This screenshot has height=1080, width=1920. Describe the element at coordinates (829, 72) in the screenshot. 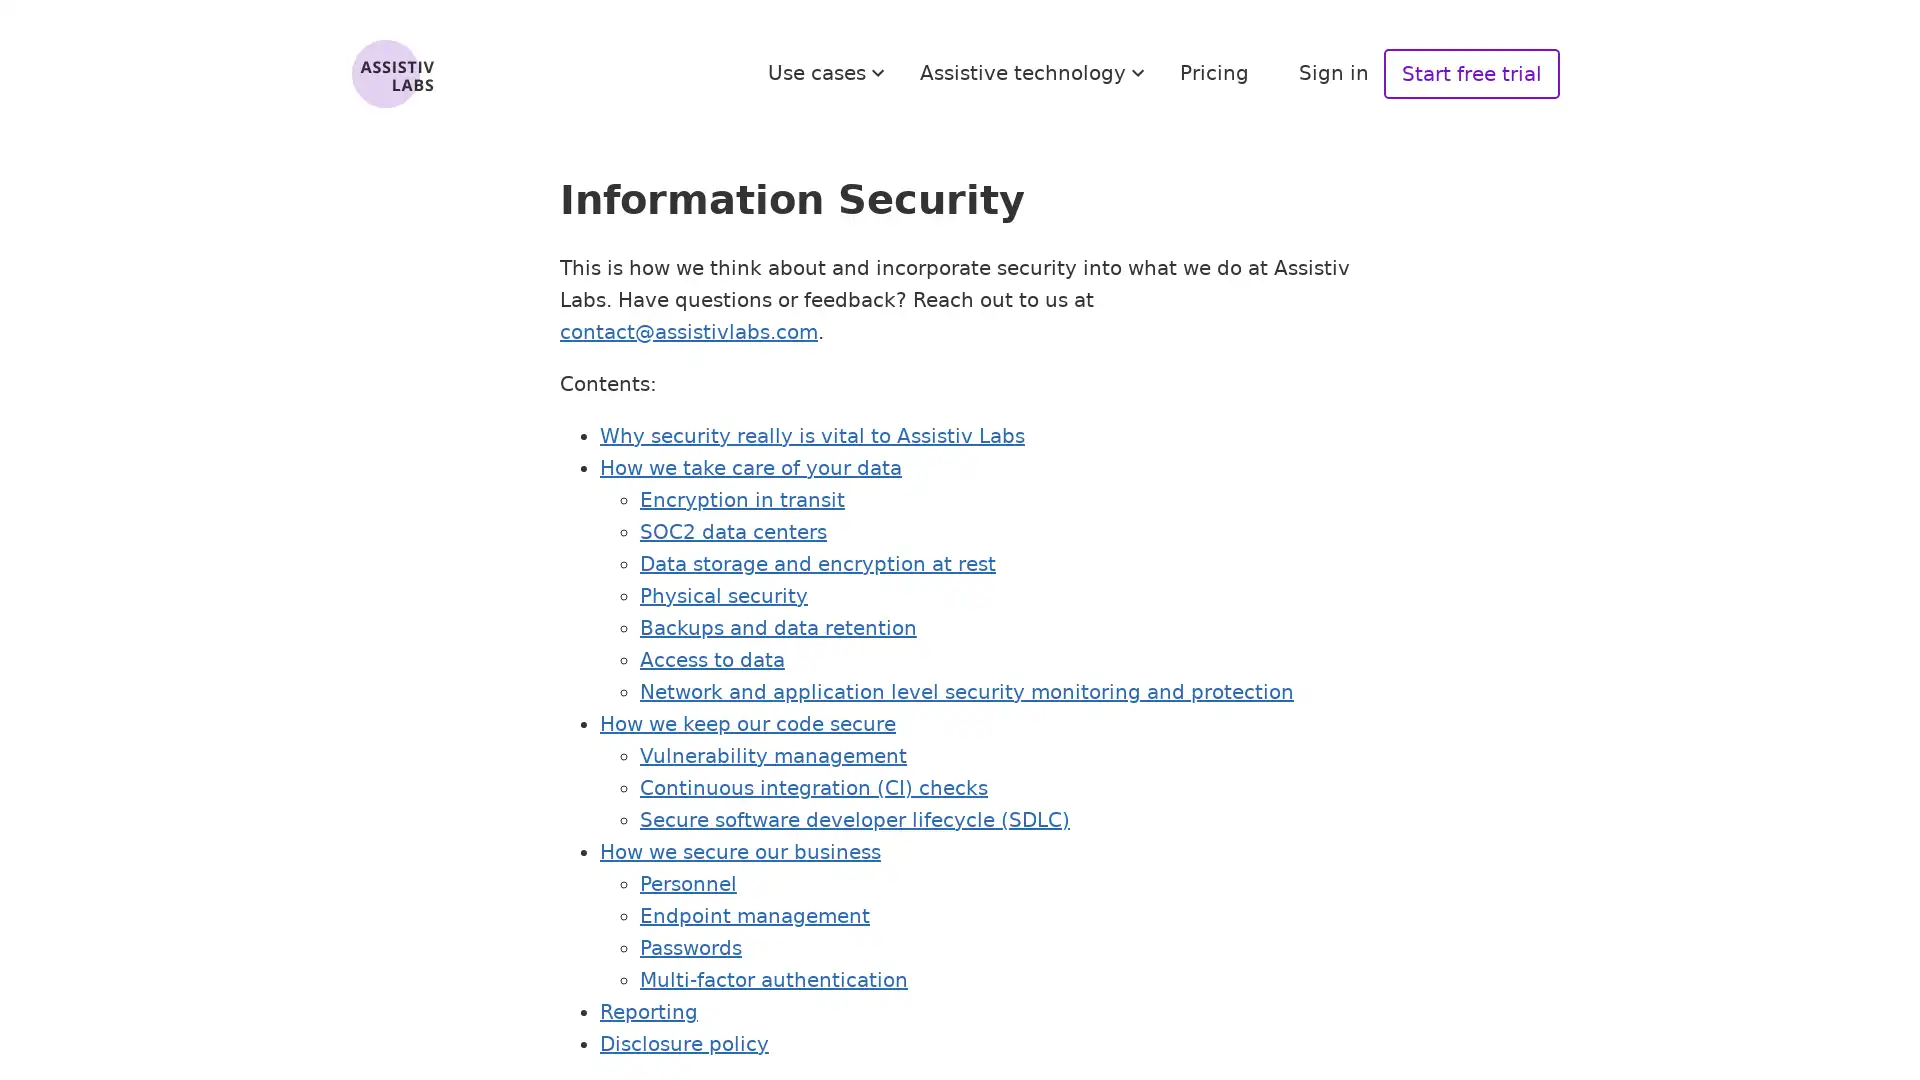

I see `Use cases` at that location.